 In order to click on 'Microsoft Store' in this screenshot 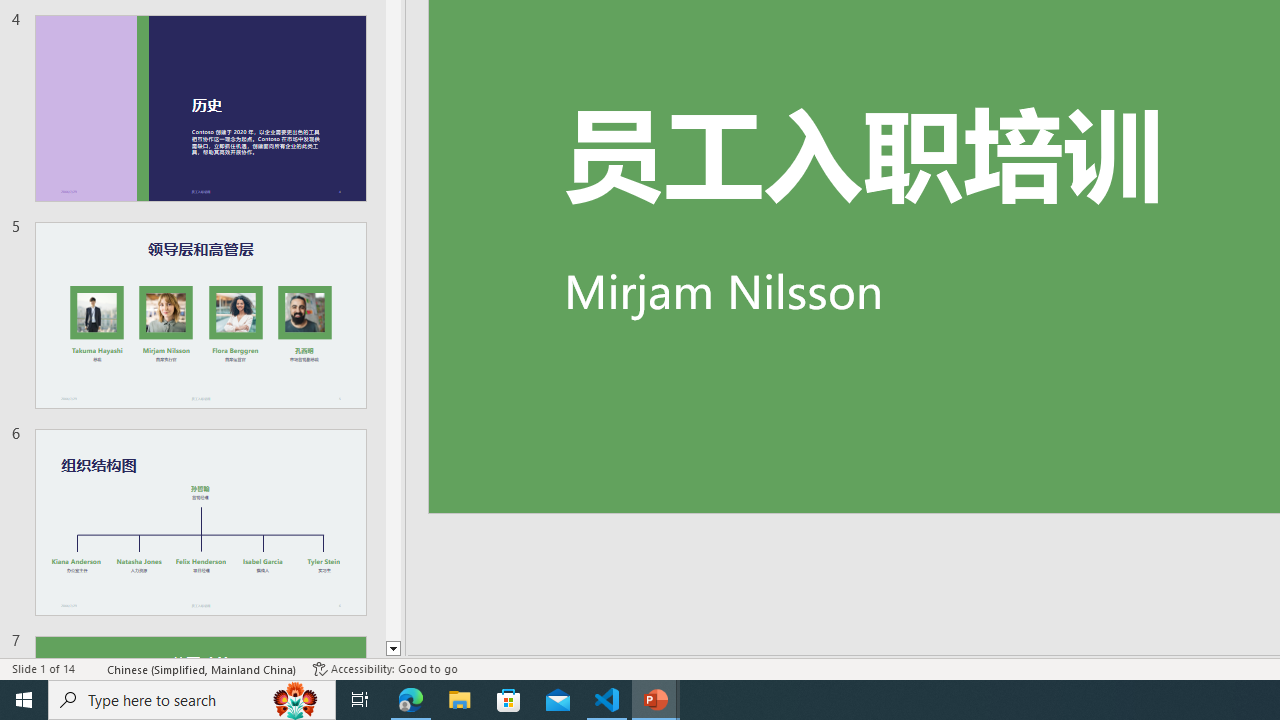, I will do `click(509, 698)`.